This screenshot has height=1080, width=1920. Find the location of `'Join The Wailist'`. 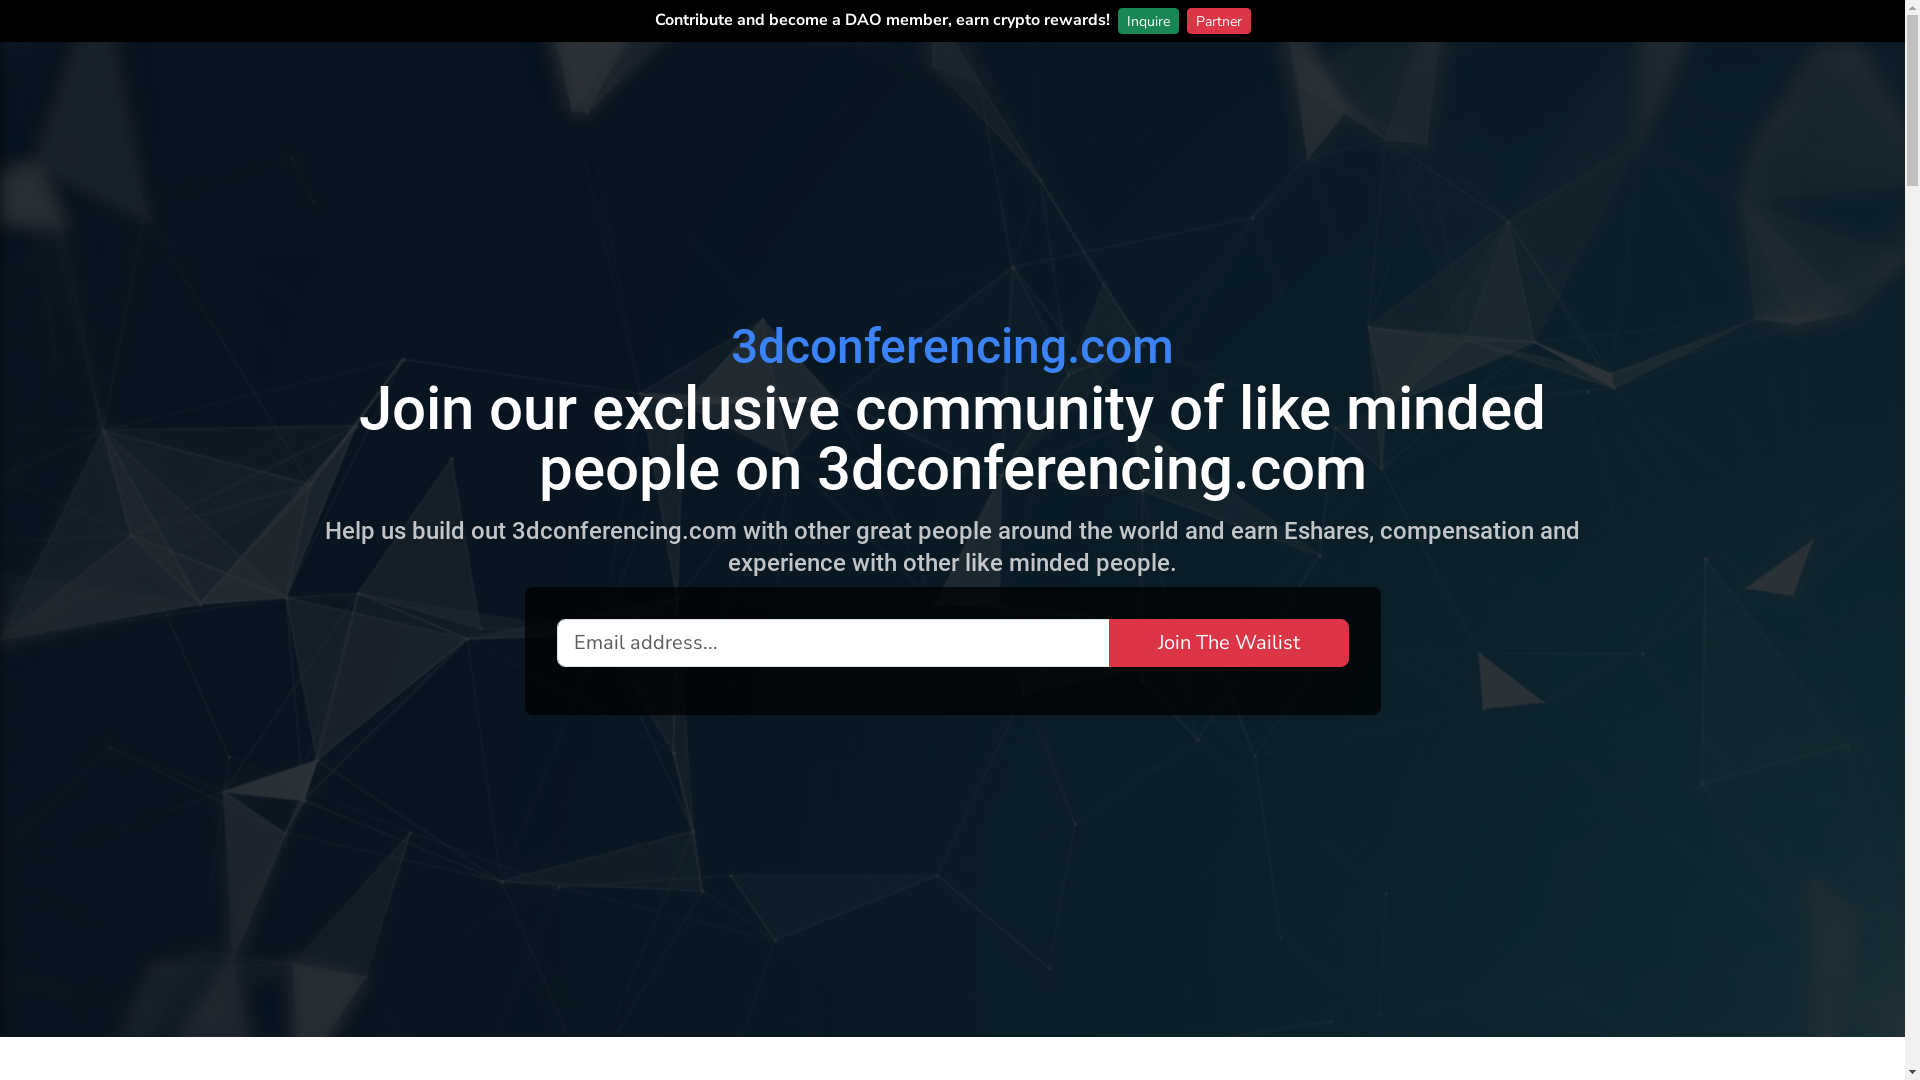

'Join The Wailist' is located at coordinates (1227, 641).